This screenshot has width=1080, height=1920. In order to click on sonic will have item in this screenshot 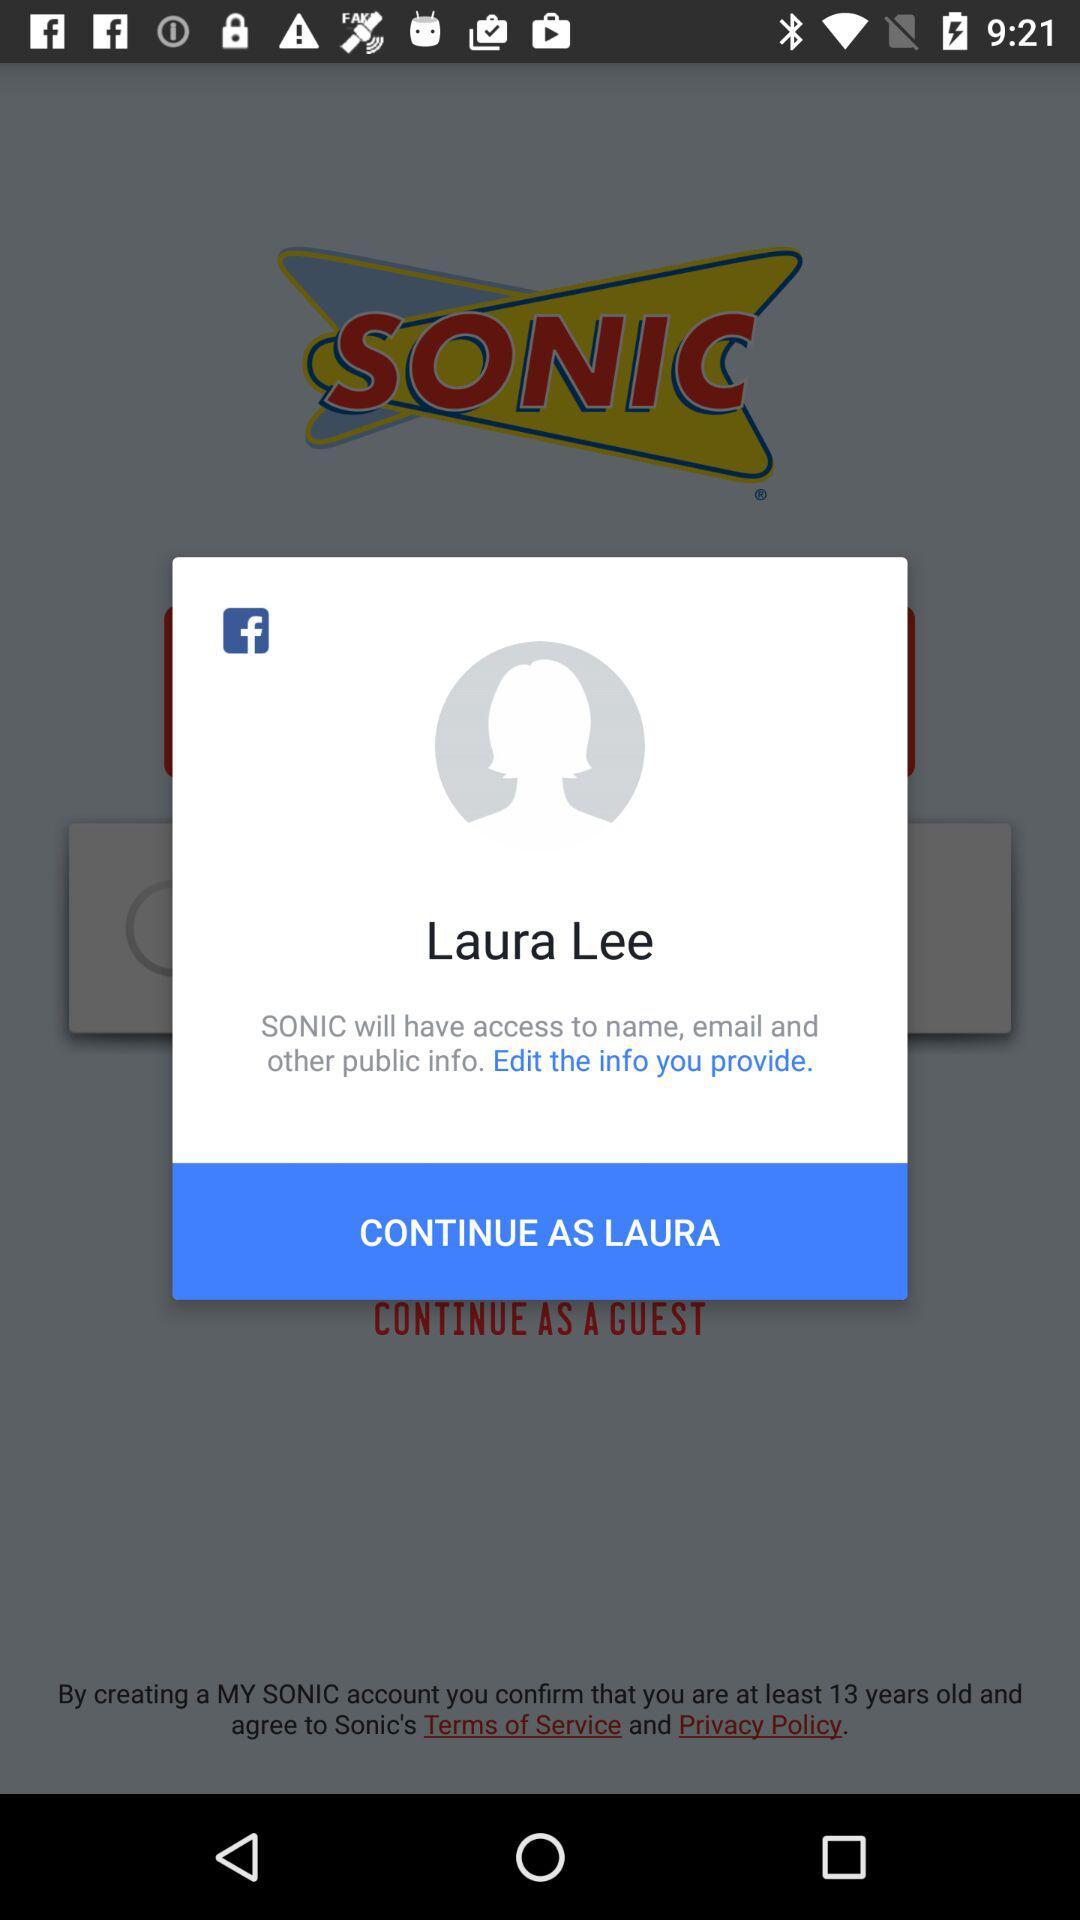, I will do `click(540, 1041)`.